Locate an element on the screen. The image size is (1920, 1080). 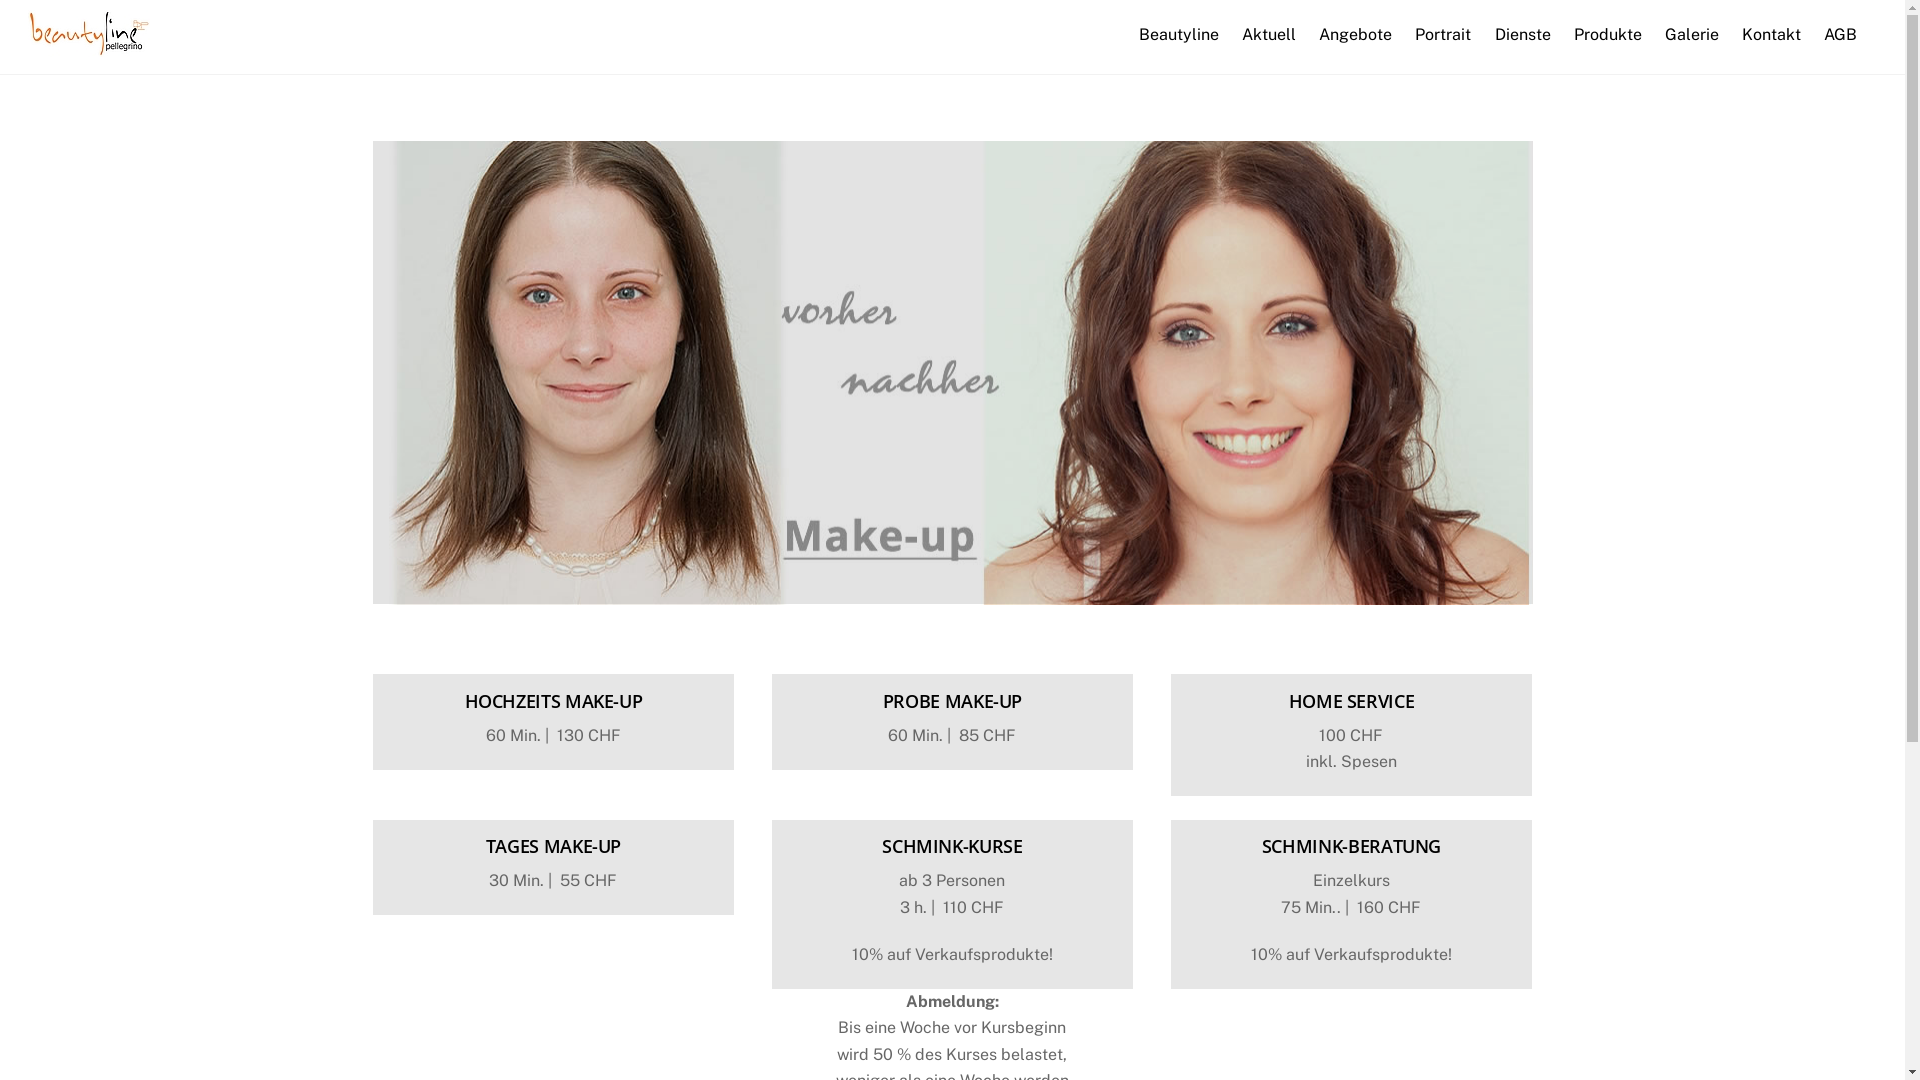
'Galerie' is located at coordinates (1655, 34).